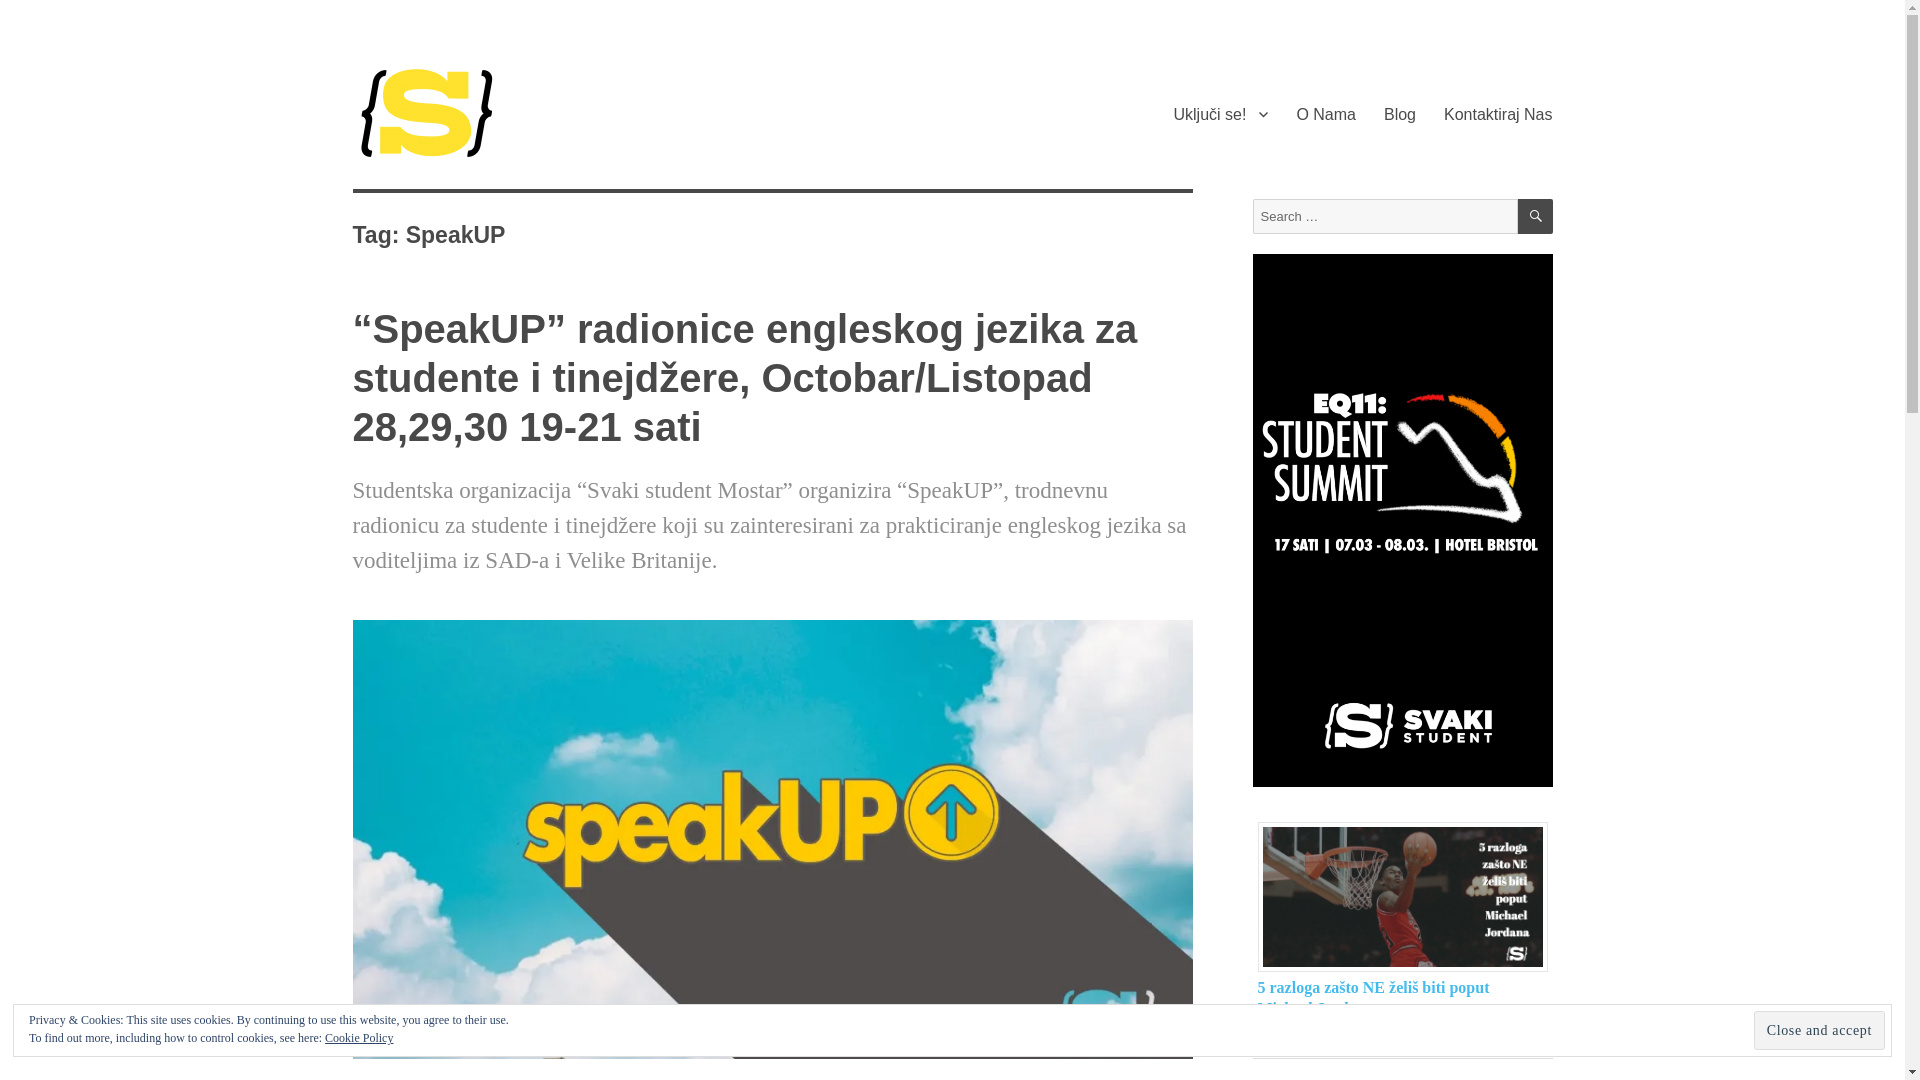 This screenshot has width=1920, height=1080. I want to click on 'Kontaktiraj Nas', so click(1498, 114).